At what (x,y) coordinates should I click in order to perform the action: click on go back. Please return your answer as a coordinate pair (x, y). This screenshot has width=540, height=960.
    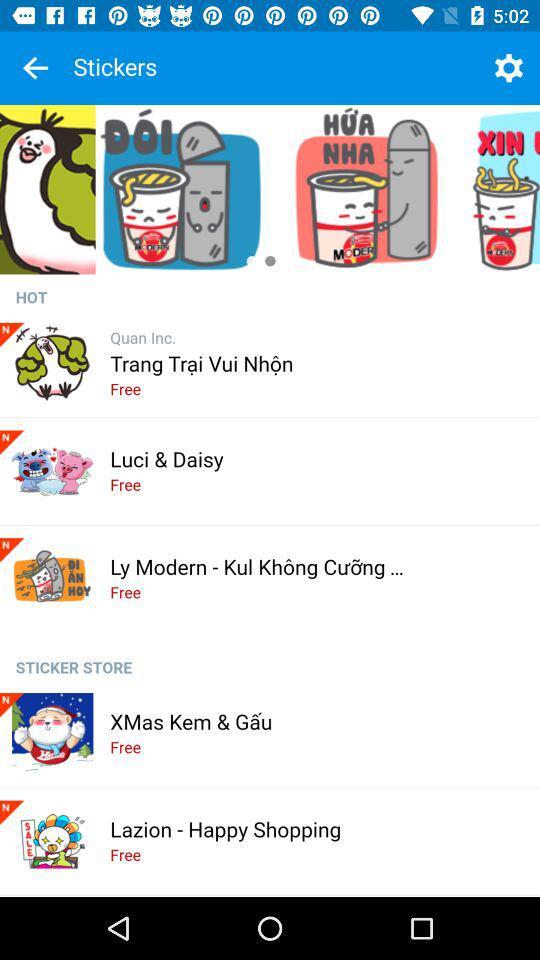
    Looking at the image, I should click on (35, 68).